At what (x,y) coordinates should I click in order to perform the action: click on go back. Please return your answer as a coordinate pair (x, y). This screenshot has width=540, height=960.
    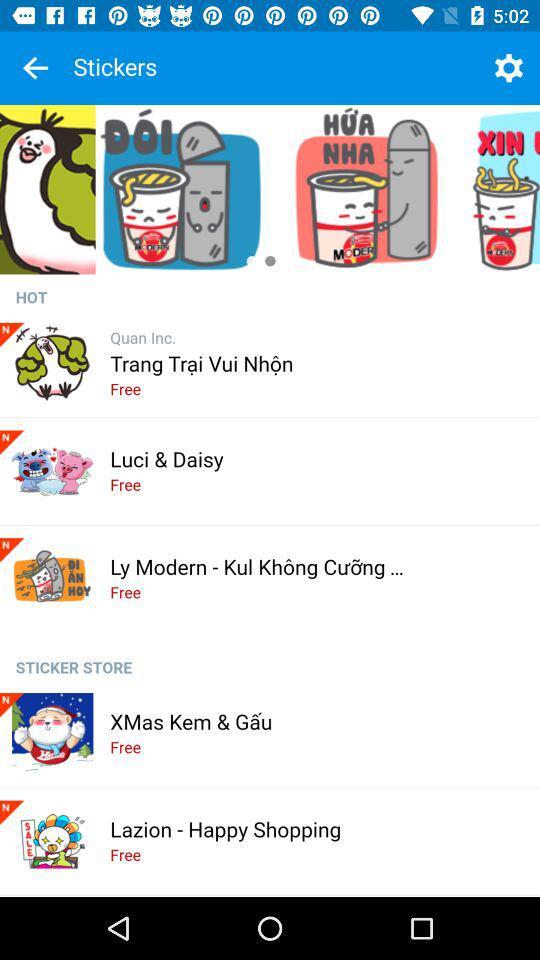
    Looking at the image, I should click on (35, 68).